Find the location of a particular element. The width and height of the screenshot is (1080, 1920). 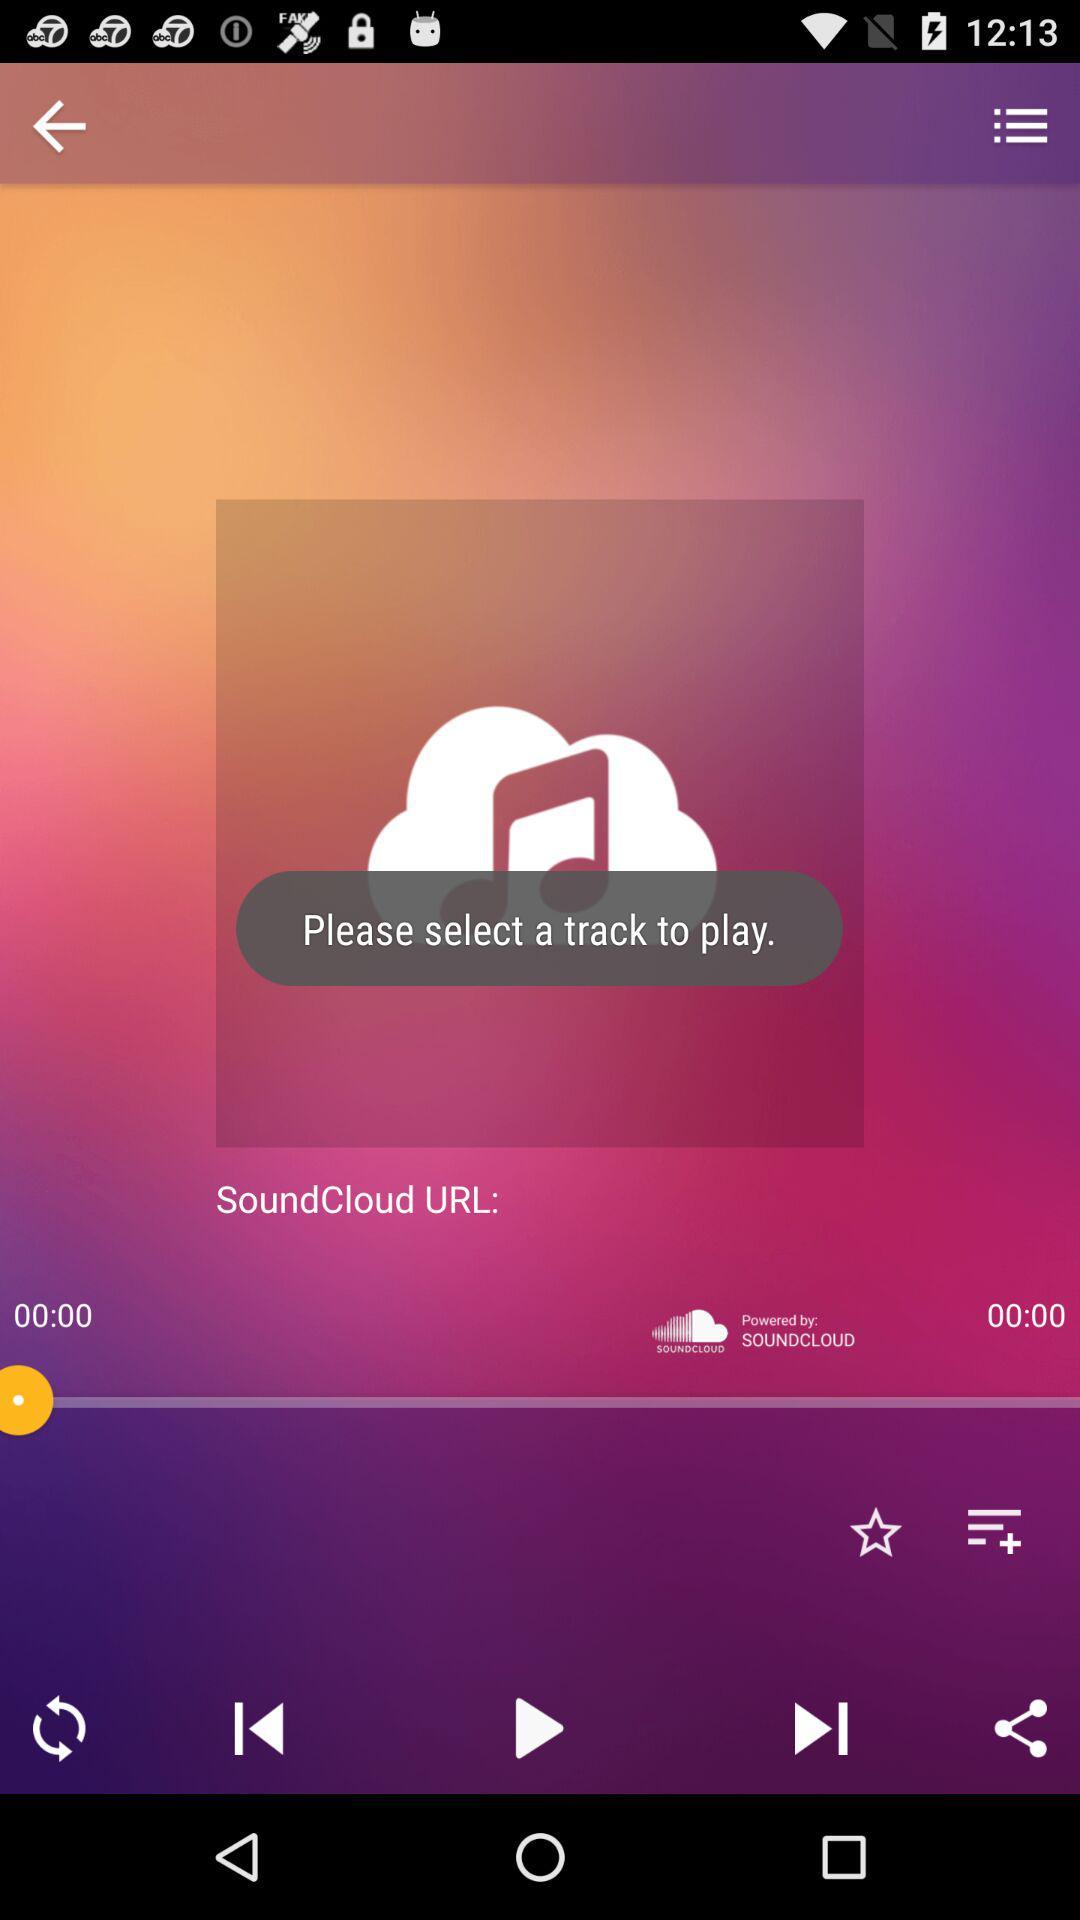

item at the top left corner is located at coordinates (58, 127).